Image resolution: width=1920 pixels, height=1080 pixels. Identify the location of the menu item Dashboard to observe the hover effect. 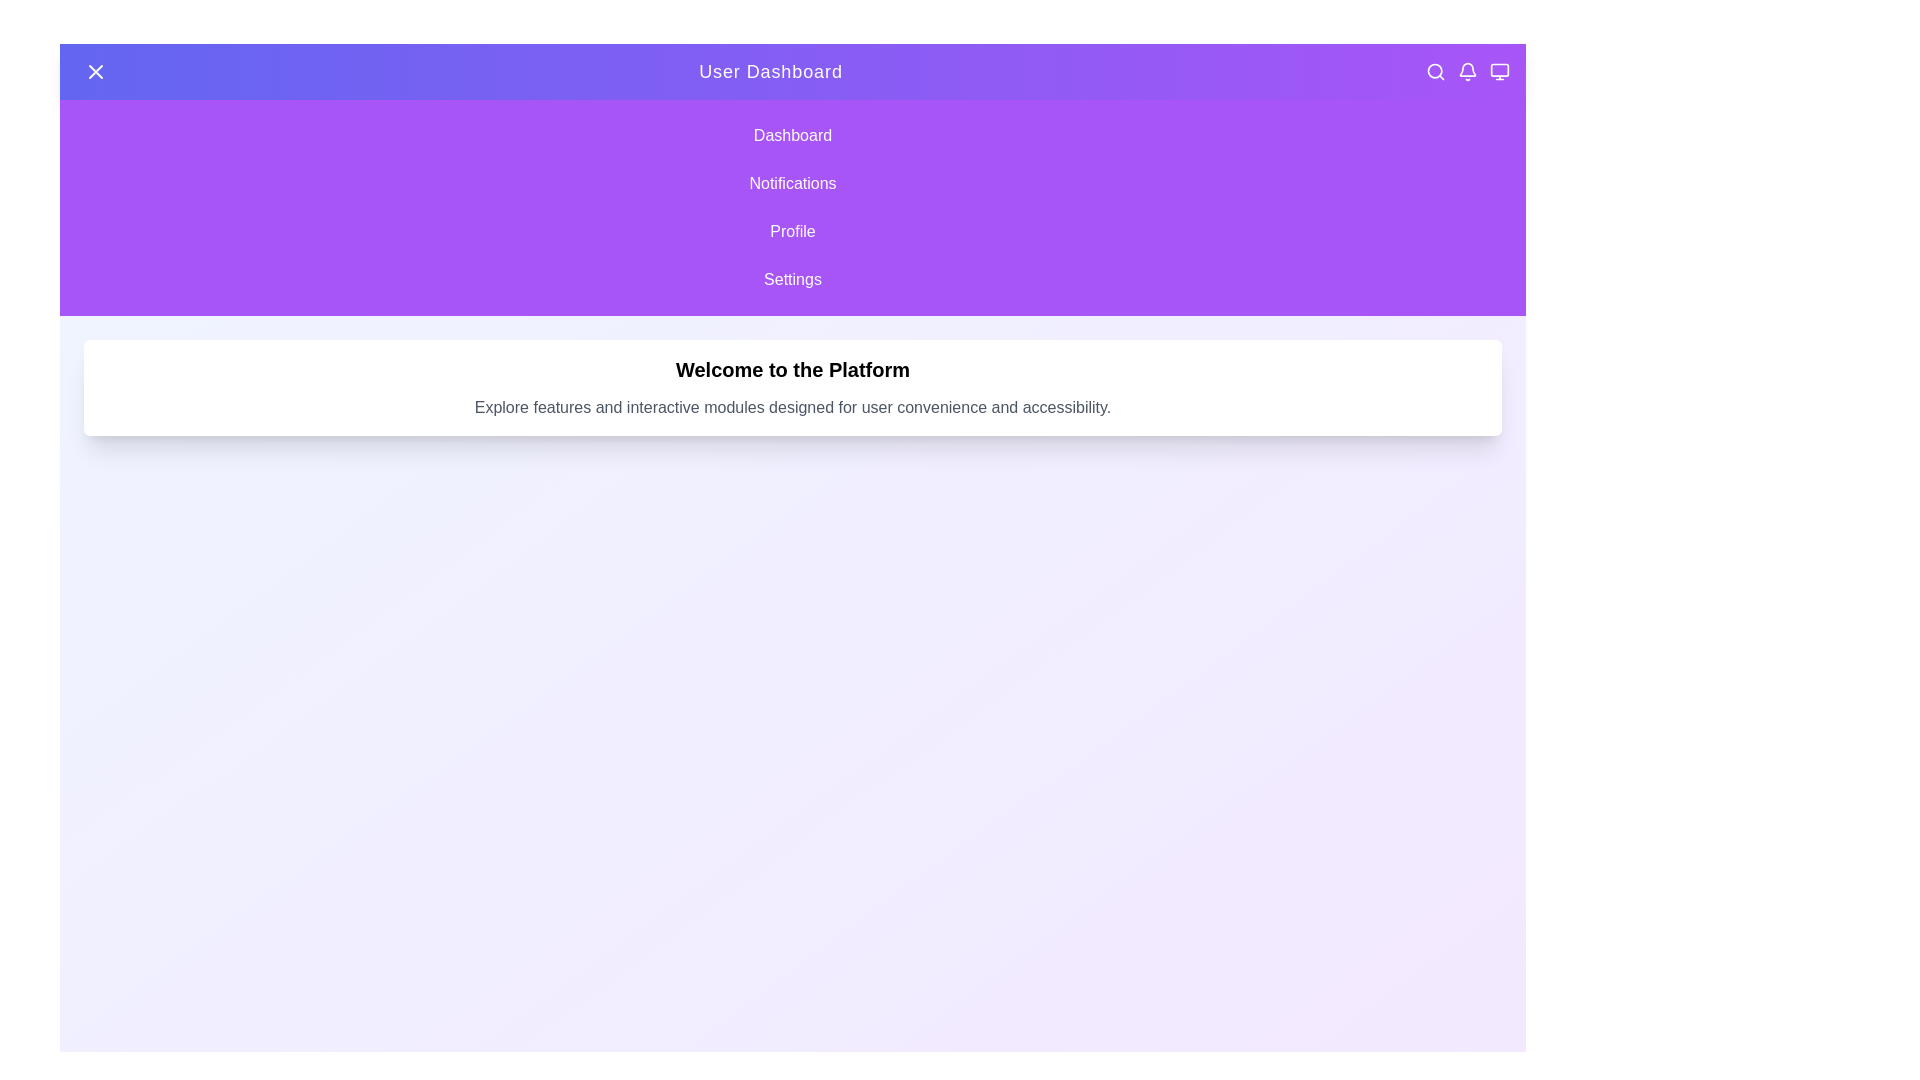
(791, 135).